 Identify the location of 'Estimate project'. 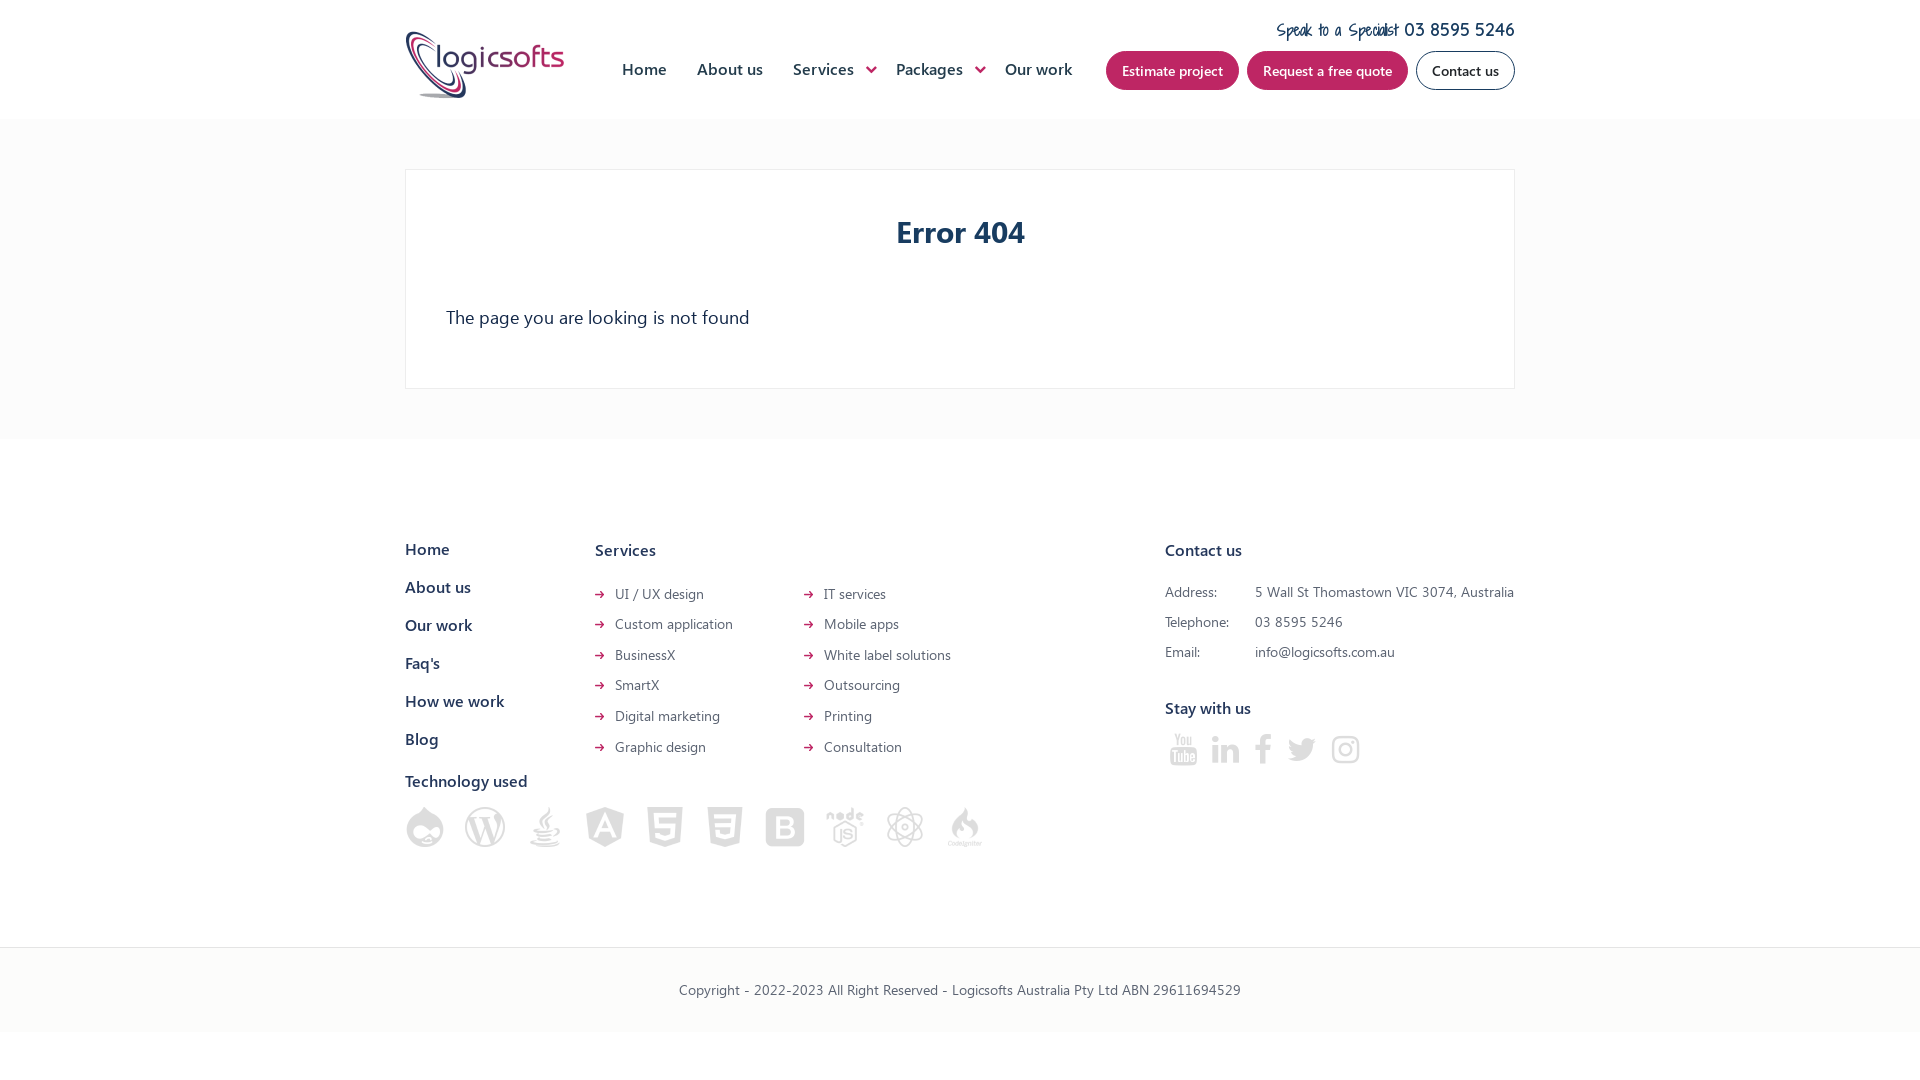
(1172, 69).